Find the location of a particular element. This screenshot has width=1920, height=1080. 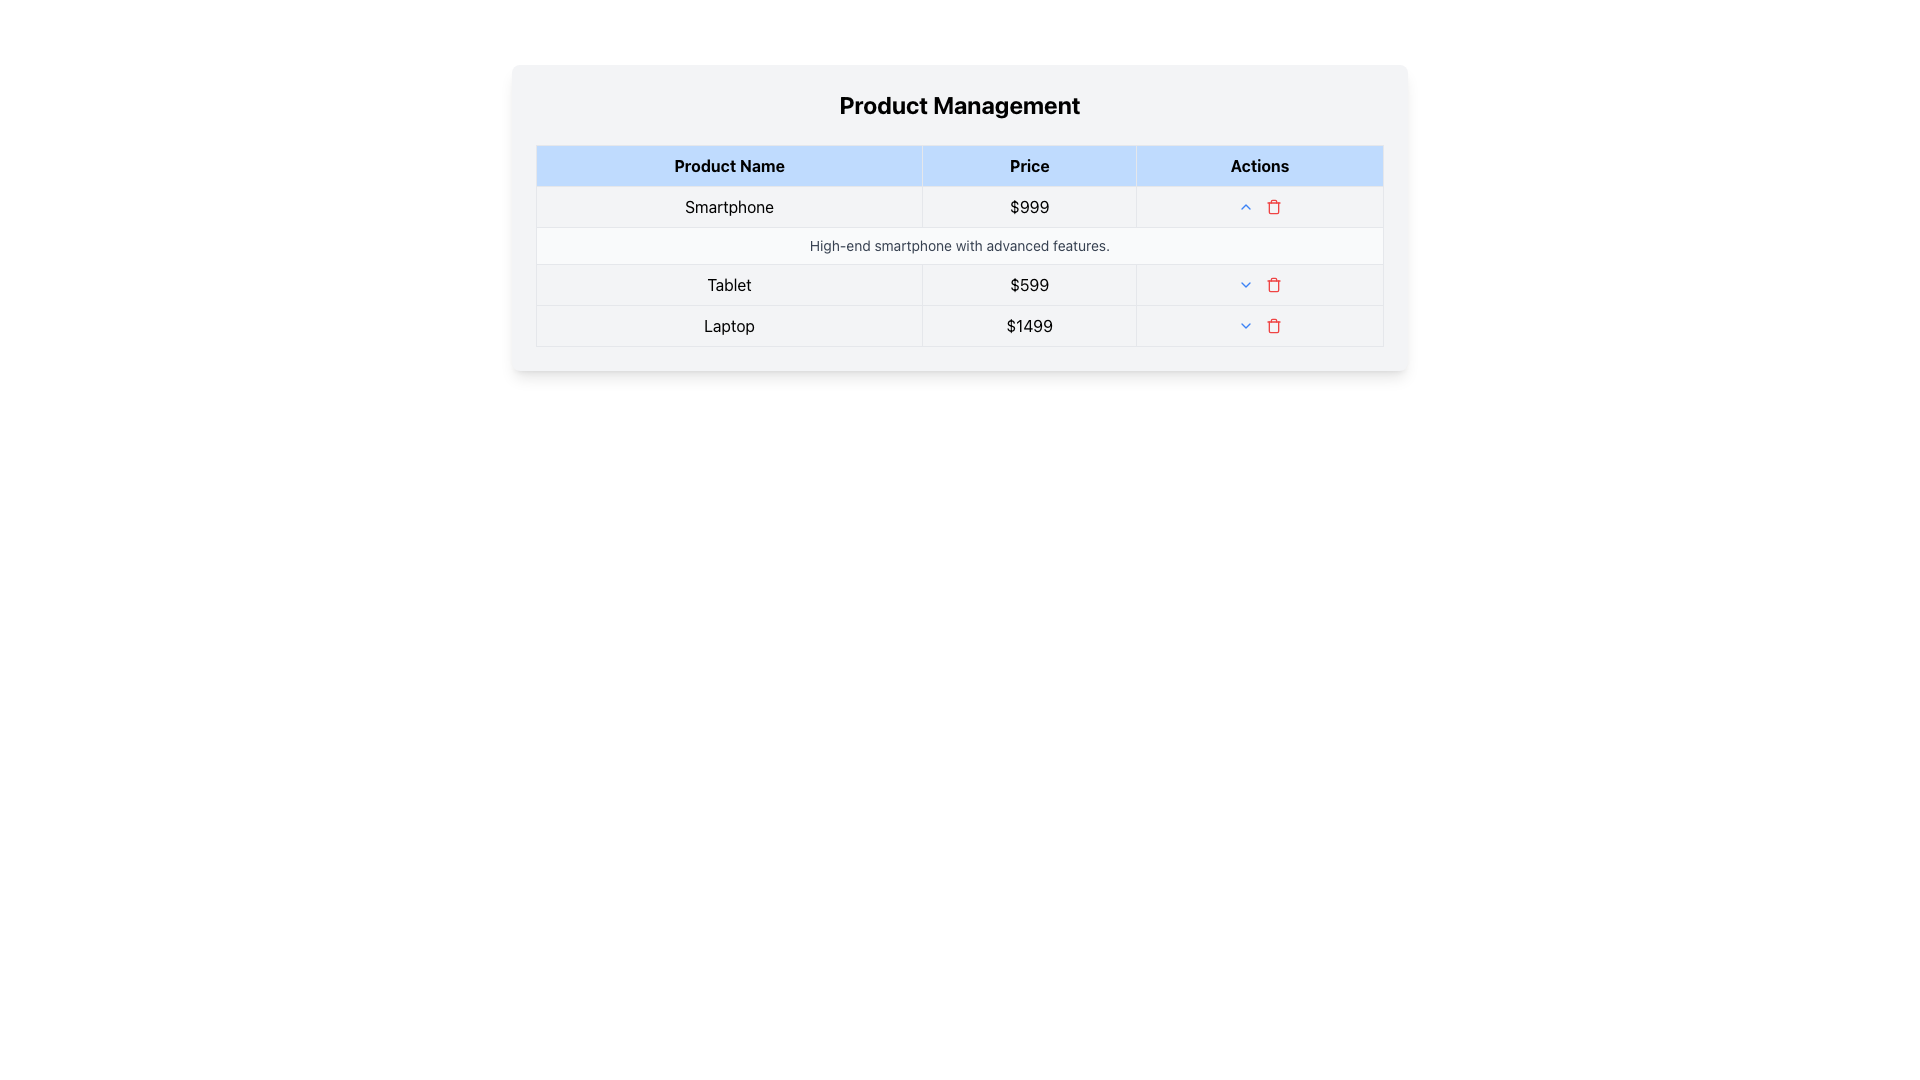

the Text Label element displaying the price '$1499' in the last row of the table under the 'Price' column is located at coordinates (1029, 325).